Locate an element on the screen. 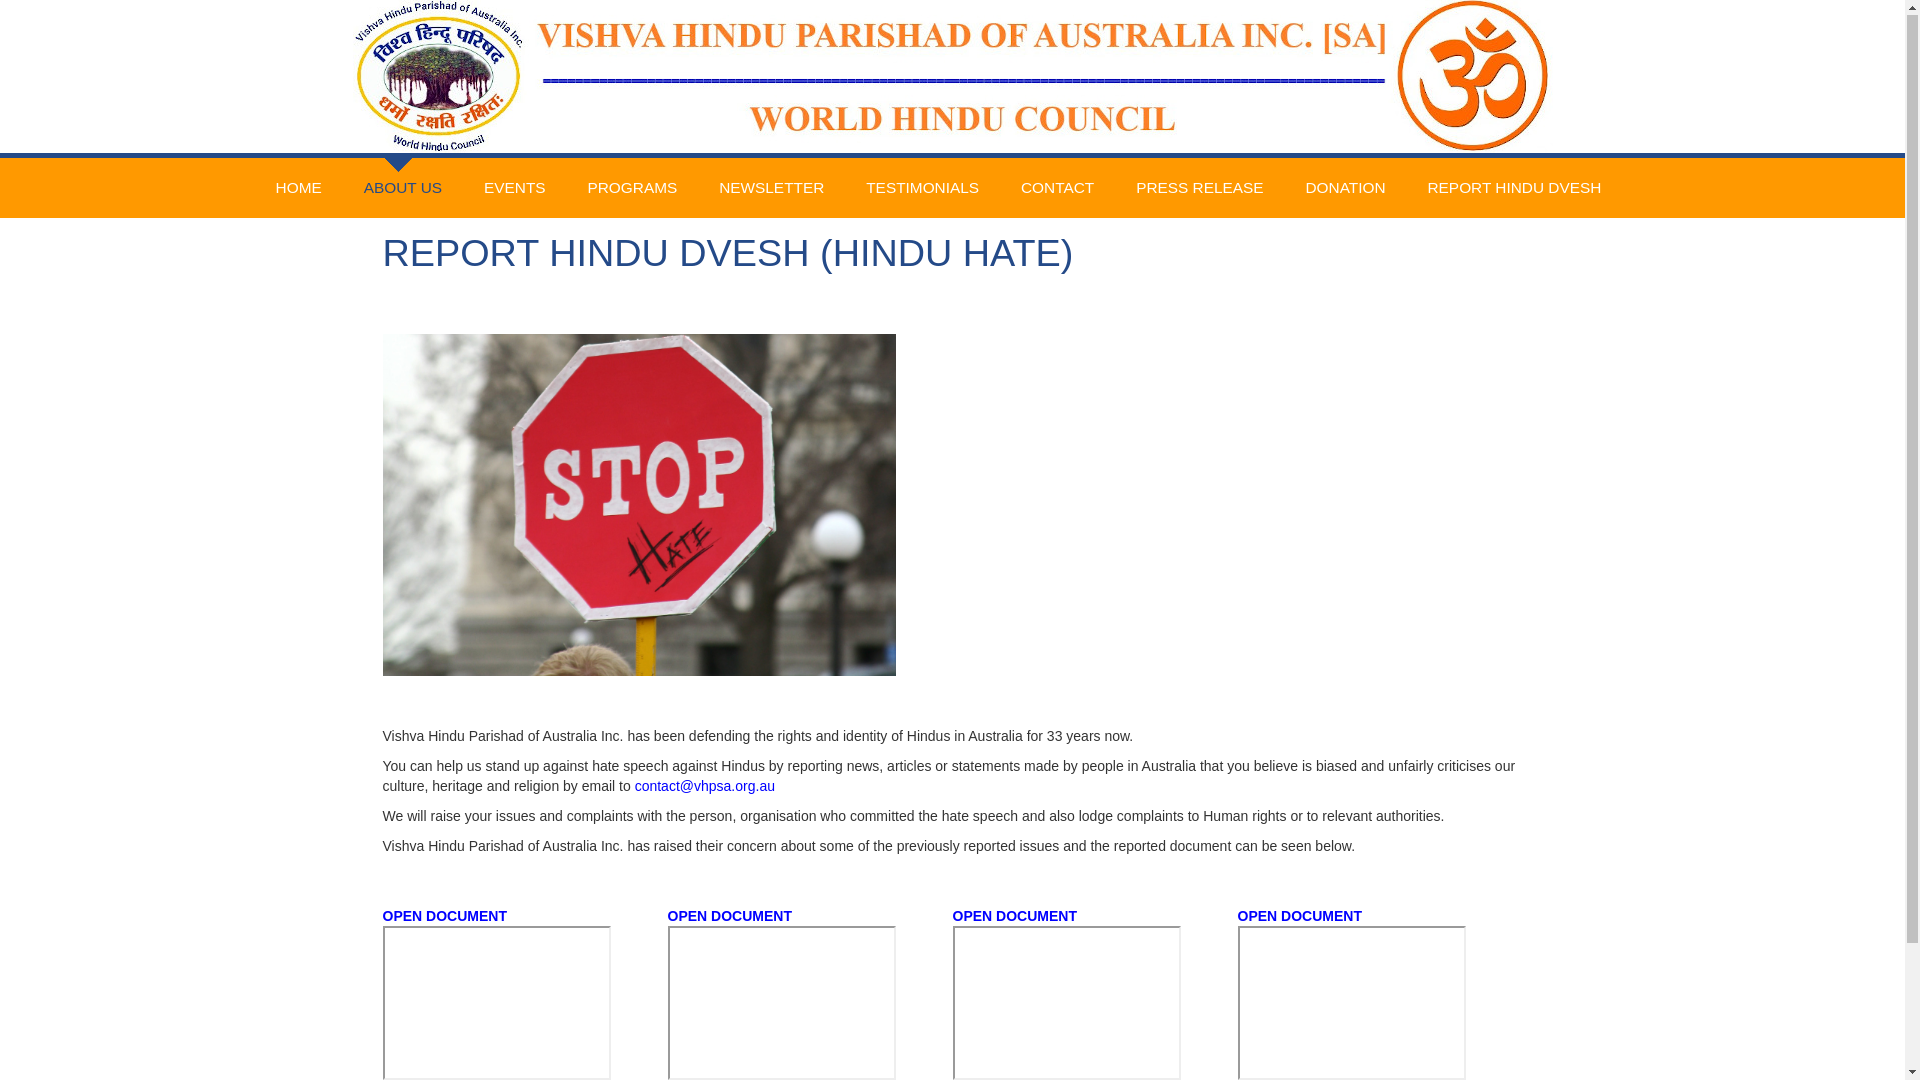 This screenshot has width=1920, height=1080. 'TESTIMONIALS' is located at coordinates (921, 189).